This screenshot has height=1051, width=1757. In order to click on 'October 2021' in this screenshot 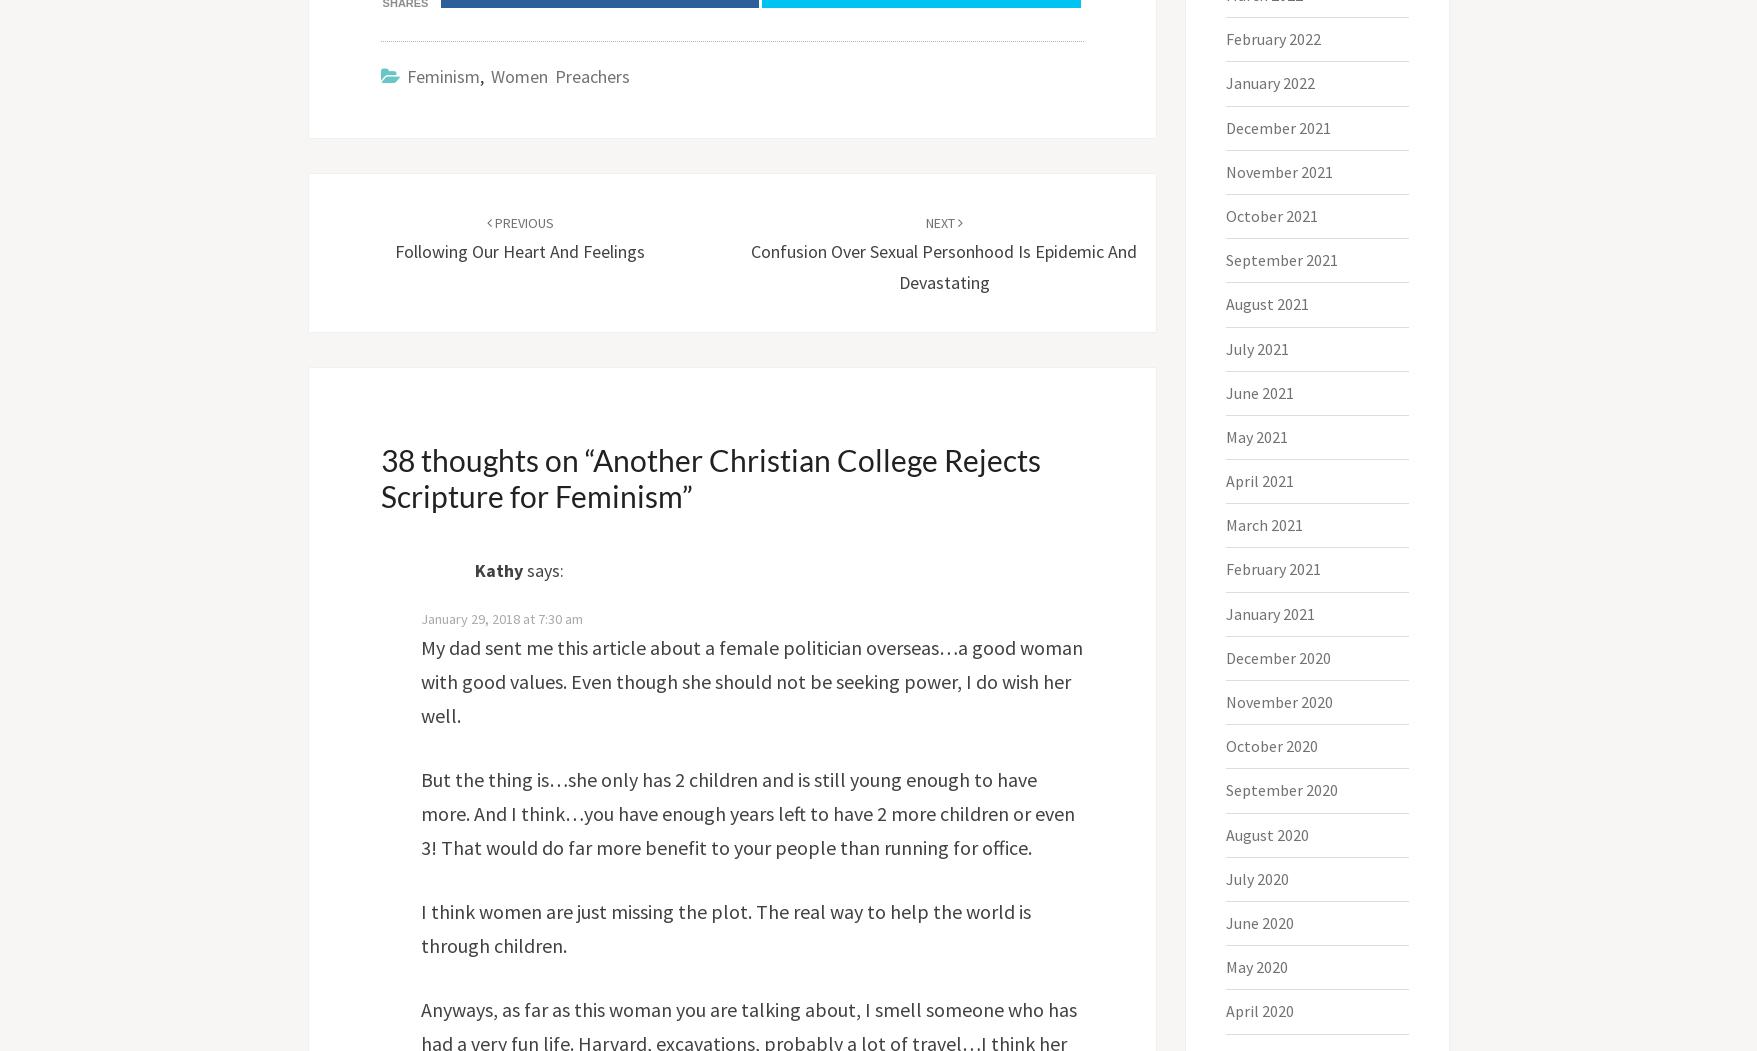, I will do `click(1272, 214)`.